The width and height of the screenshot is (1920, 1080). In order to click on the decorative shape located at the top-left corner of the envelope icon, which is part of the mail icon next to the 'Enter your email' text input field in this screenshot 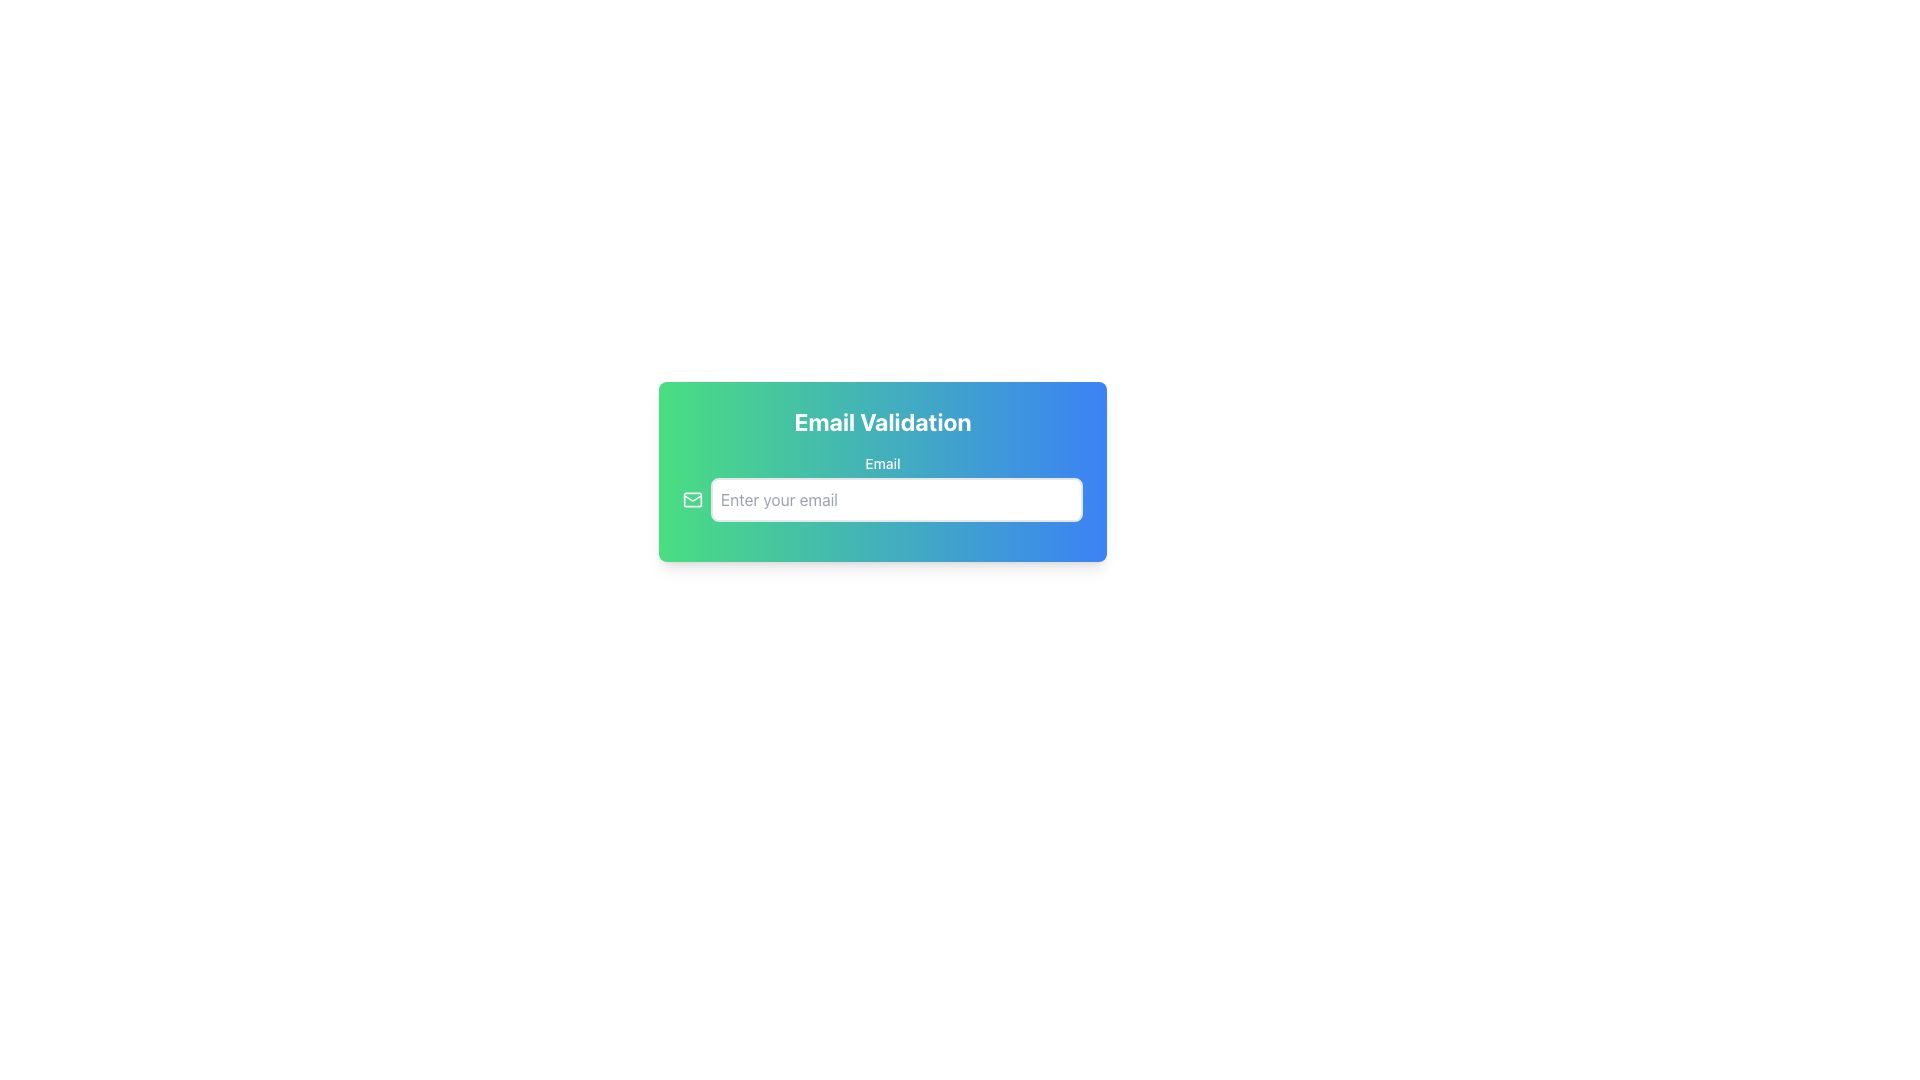, I will do `click(692, 499)`.